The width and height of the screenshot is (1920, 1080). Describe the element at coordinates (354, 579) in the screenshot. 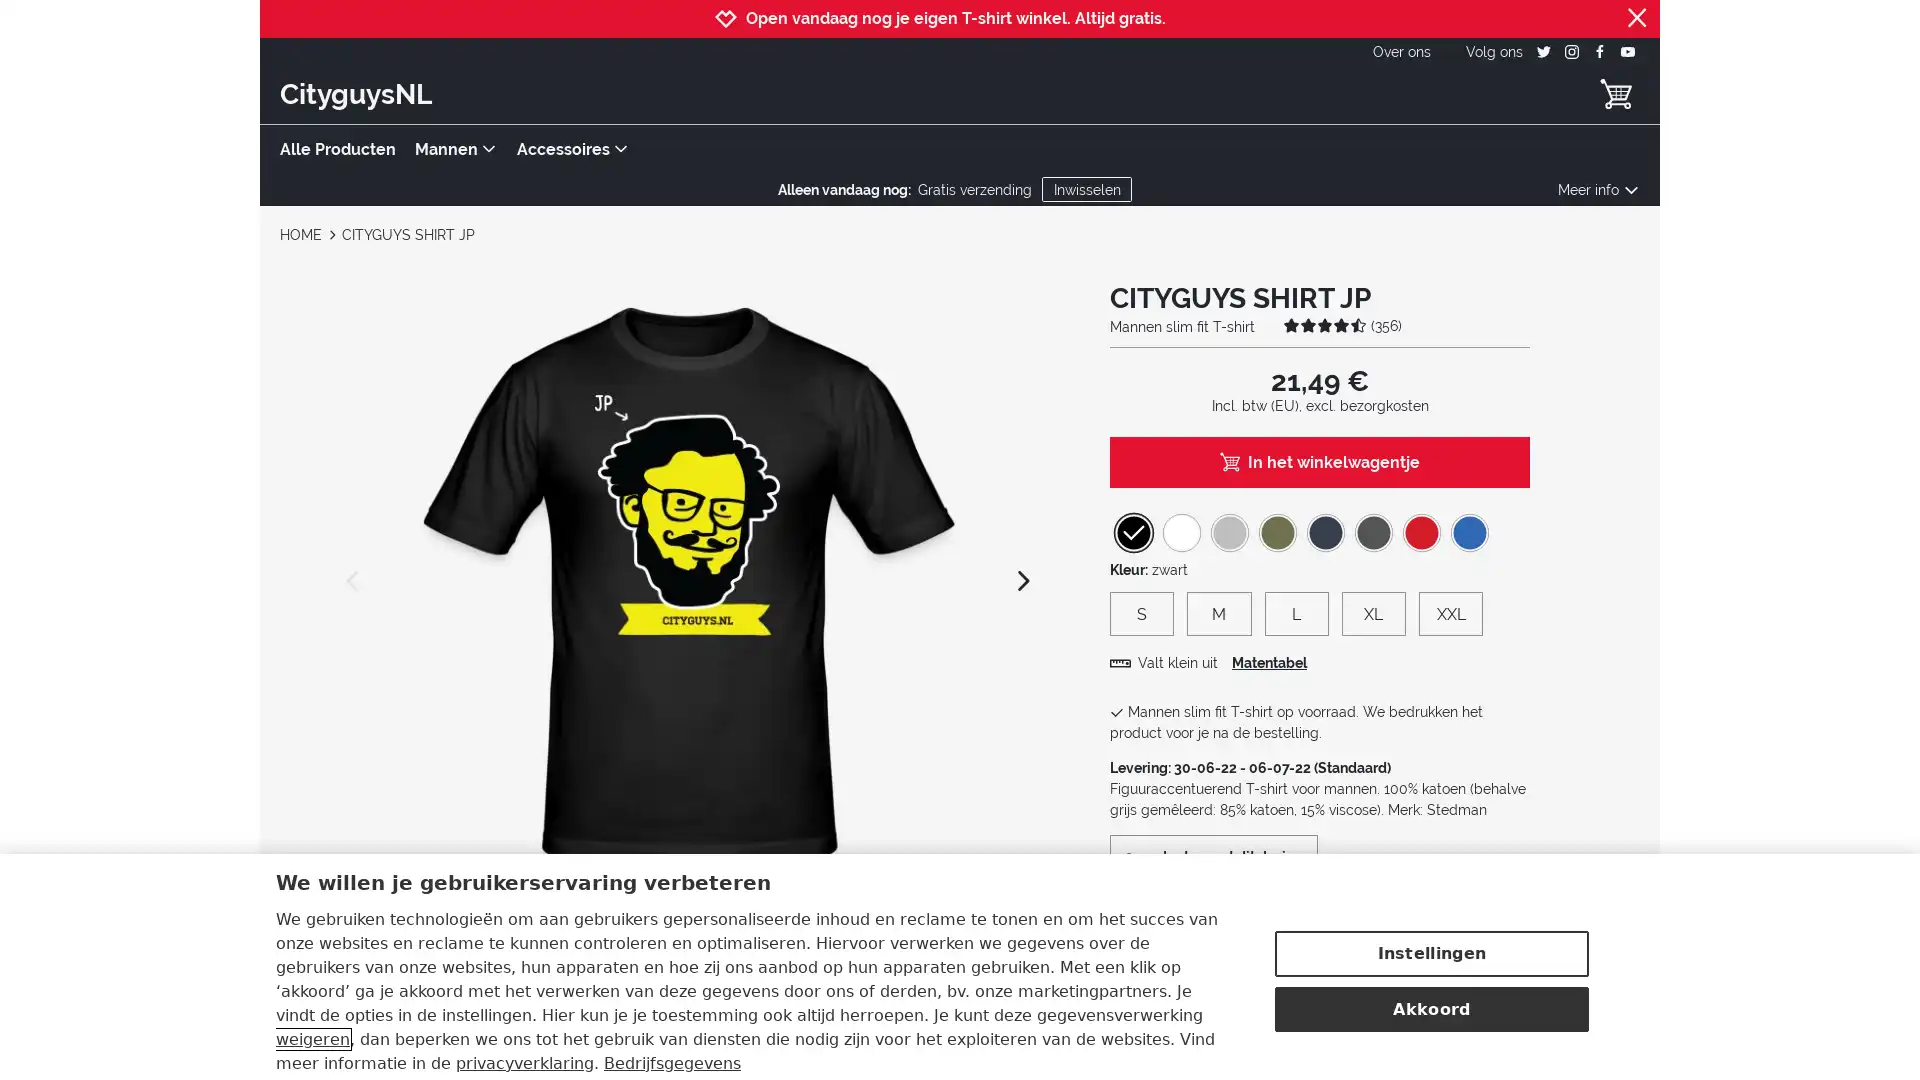

I see `previous image` at that location.